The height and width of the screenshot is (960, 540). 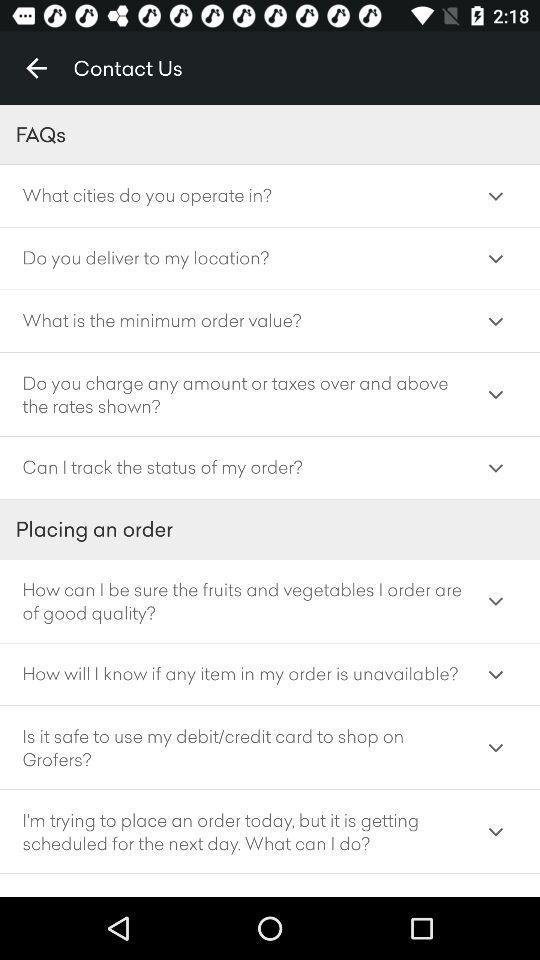 I want to click on icon next to contact us, so click(x=36, y=68).